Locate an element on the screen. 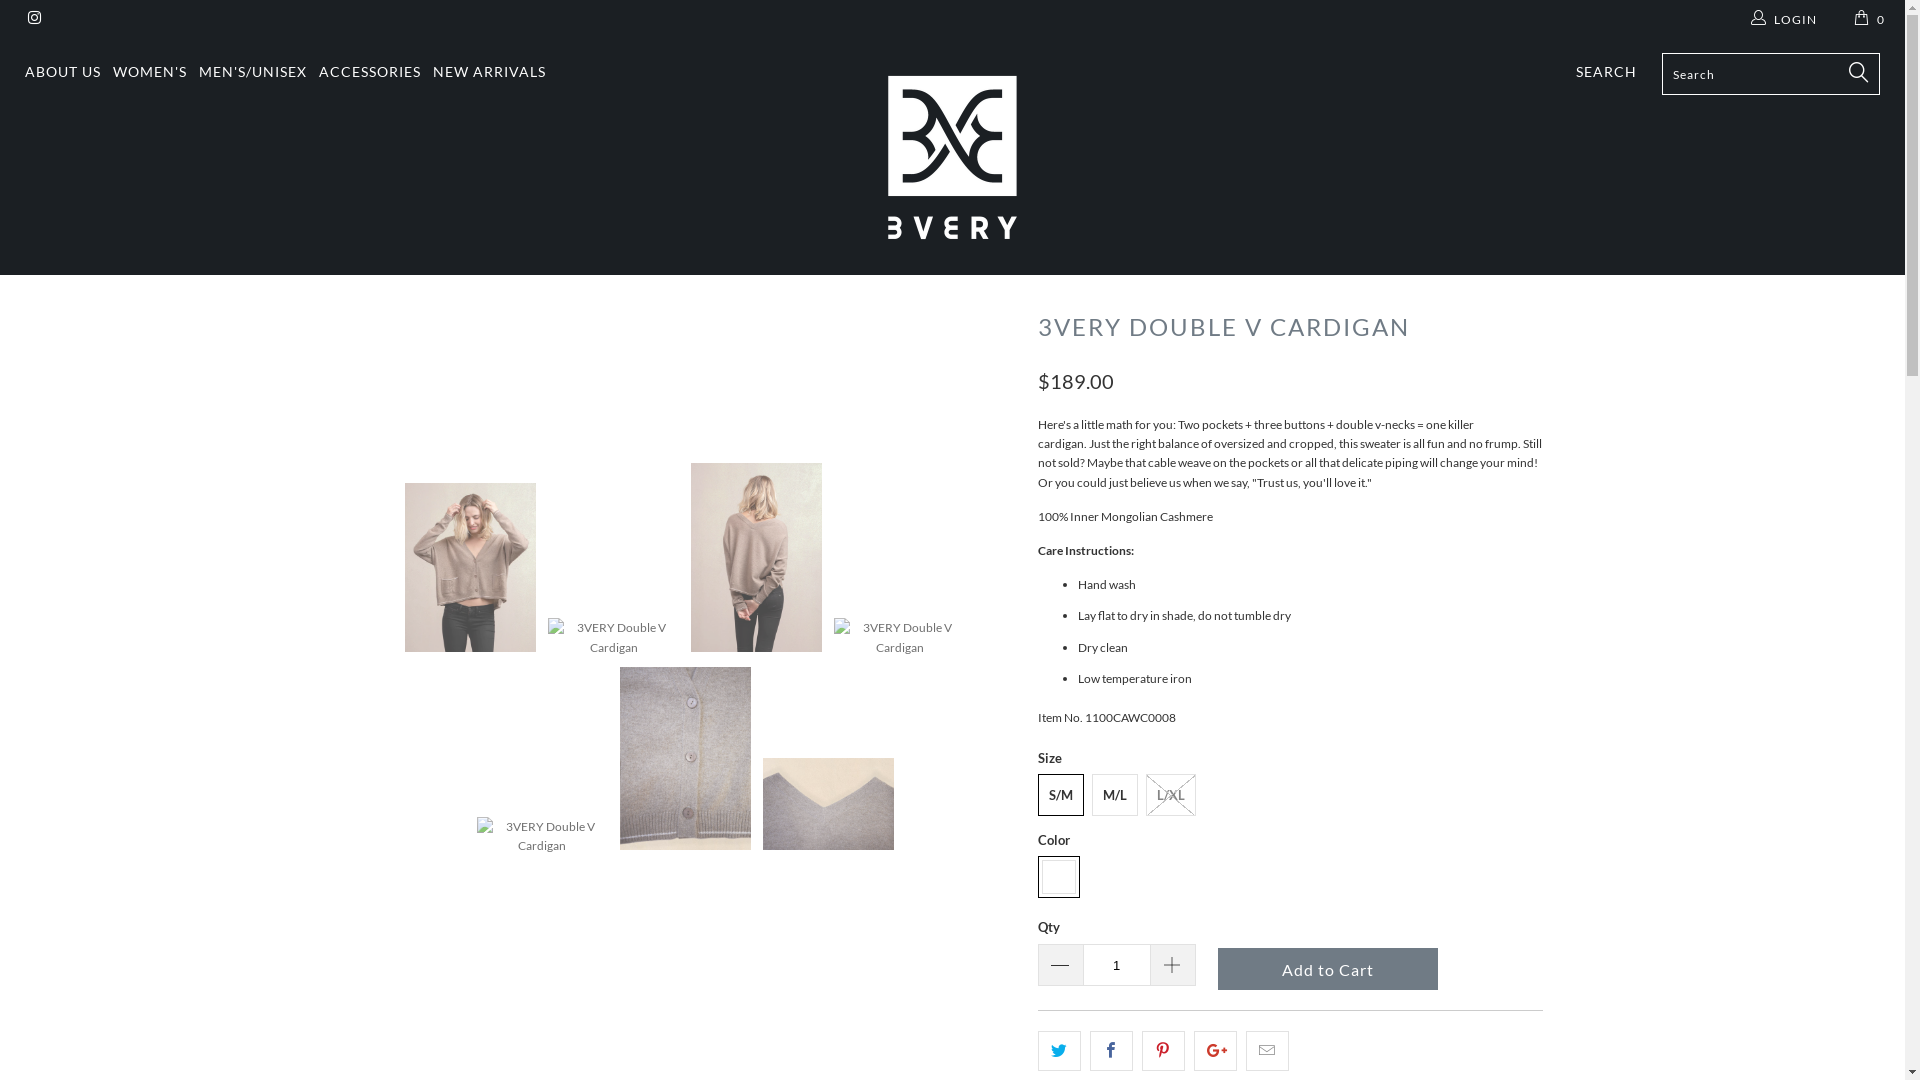  'Share this on Facebook' is located at coordinates (1088, 1049).